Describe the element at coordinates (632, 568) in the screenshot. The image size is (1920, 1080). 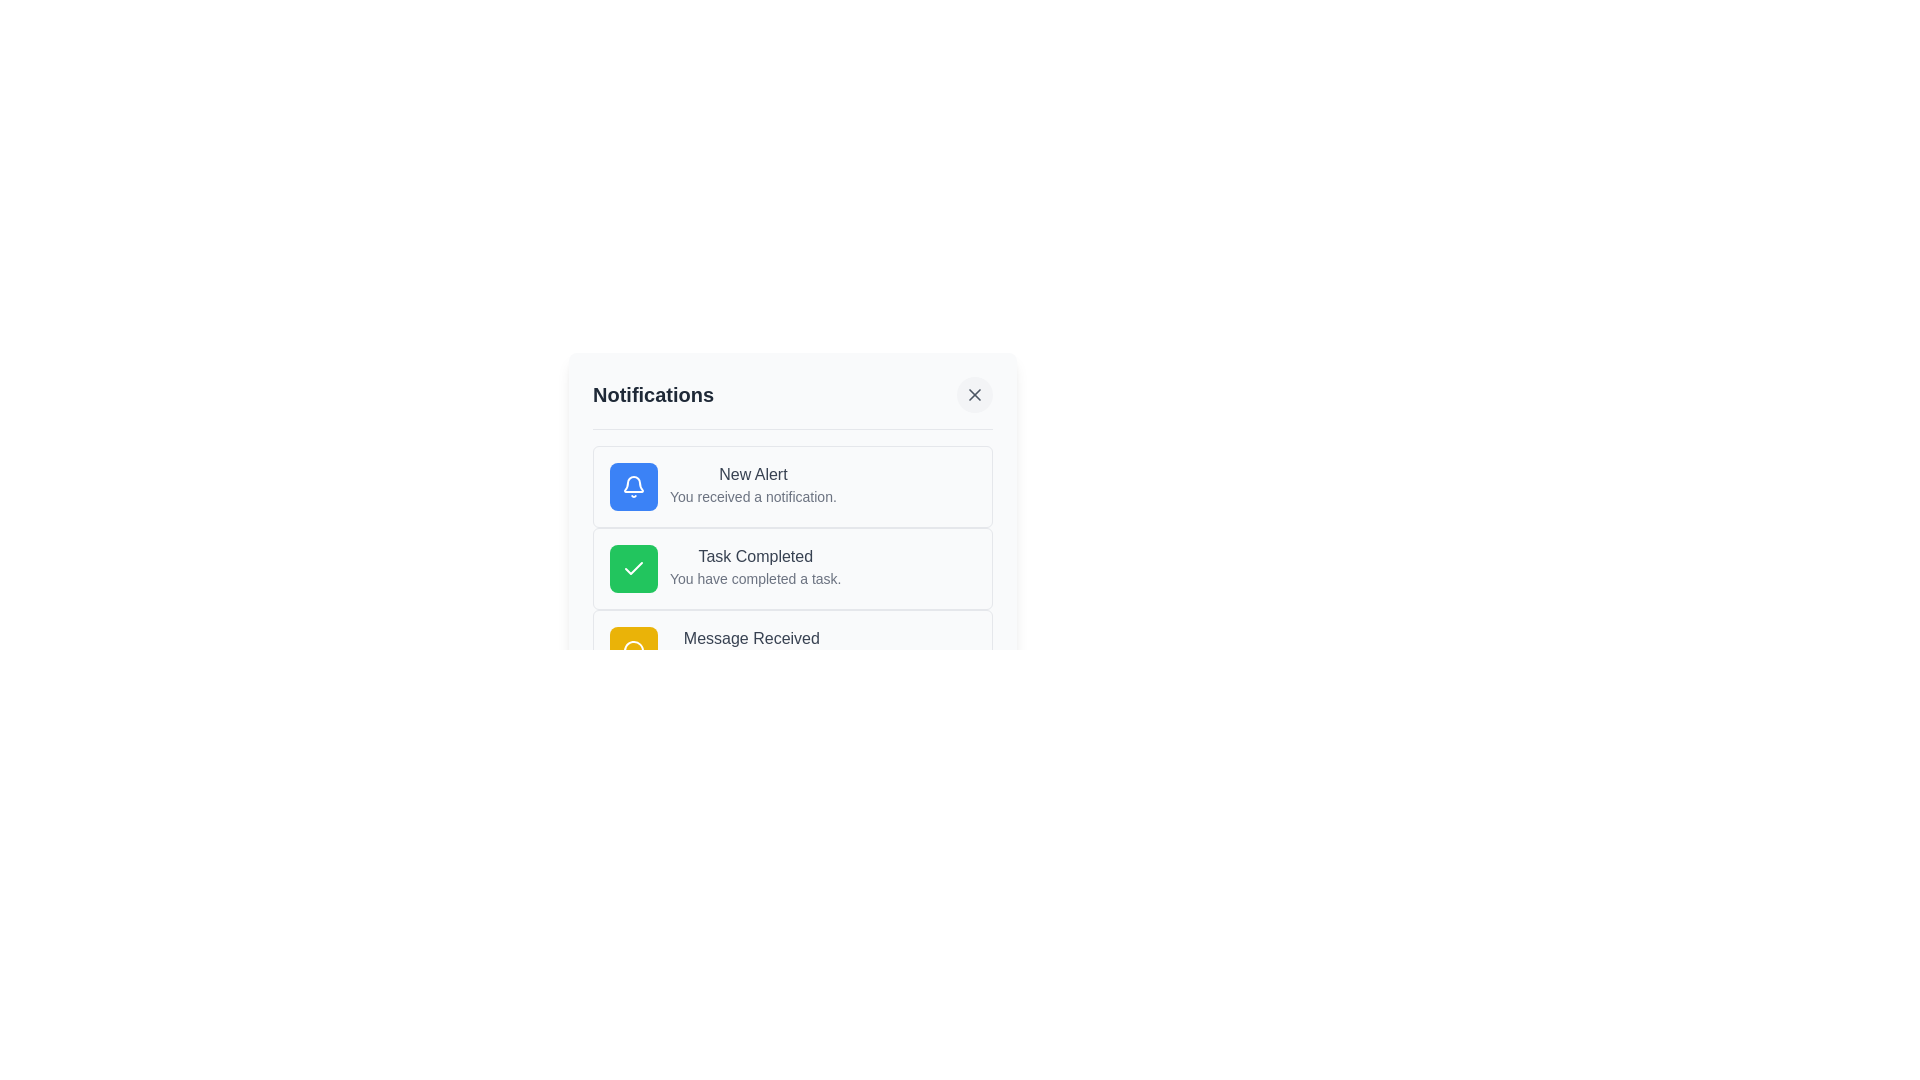
I see `the green checkmark icon located to the left of the 'Task Completed' notification text, indicating a completed task` at that location.